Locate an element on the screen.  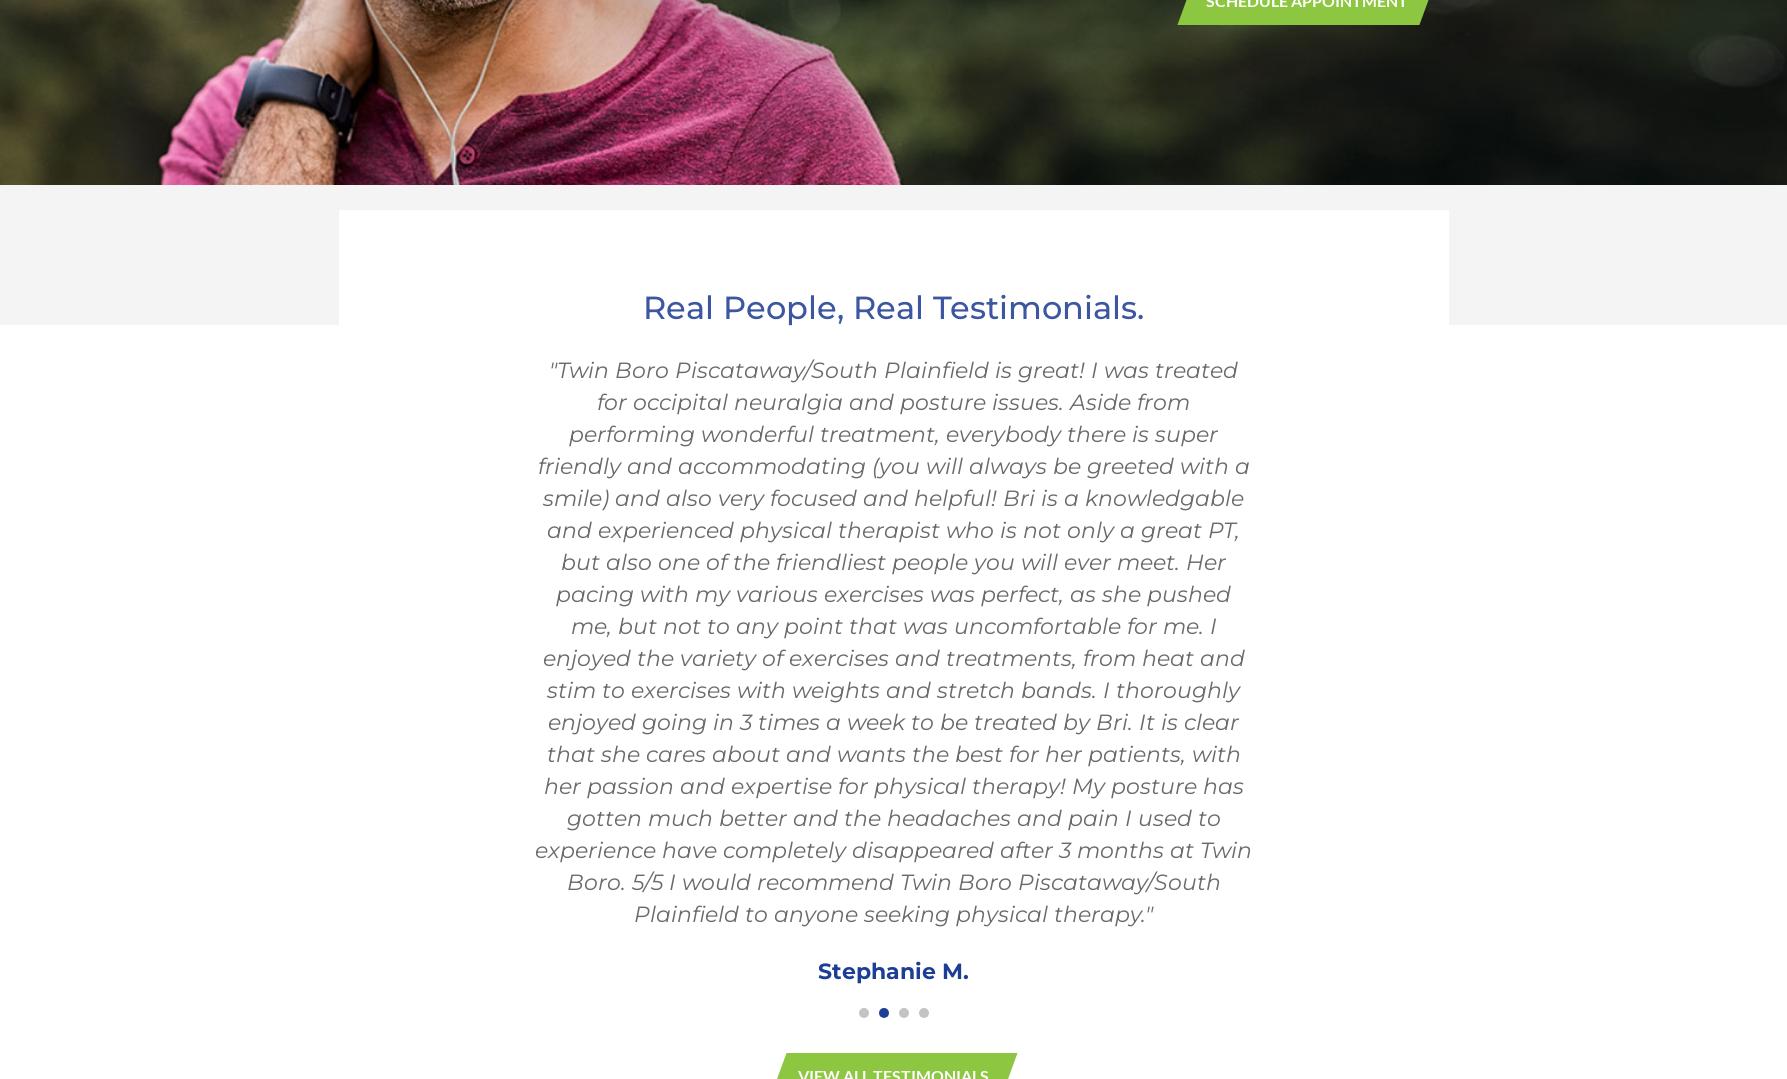
'Stephanie M.' is located at coordinates (893, 969).